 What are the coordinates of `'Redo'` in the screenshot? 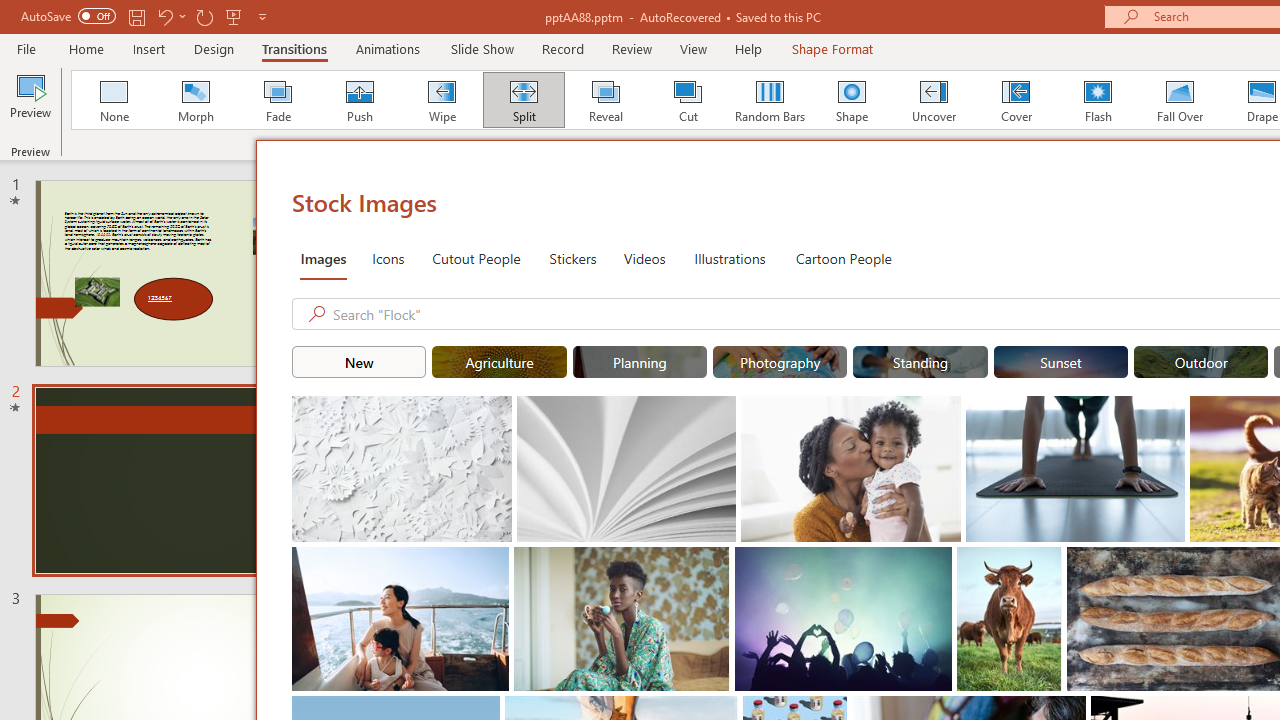 It's located at (204, 16).